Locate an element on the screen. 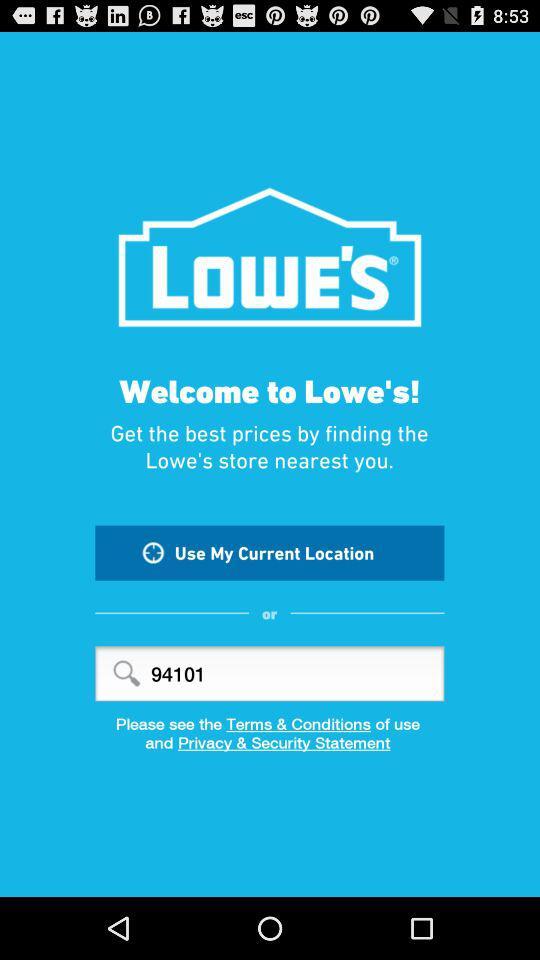 This screenshot has width=540, height=960. the 94101 icon is located at coordinates (269, 673).